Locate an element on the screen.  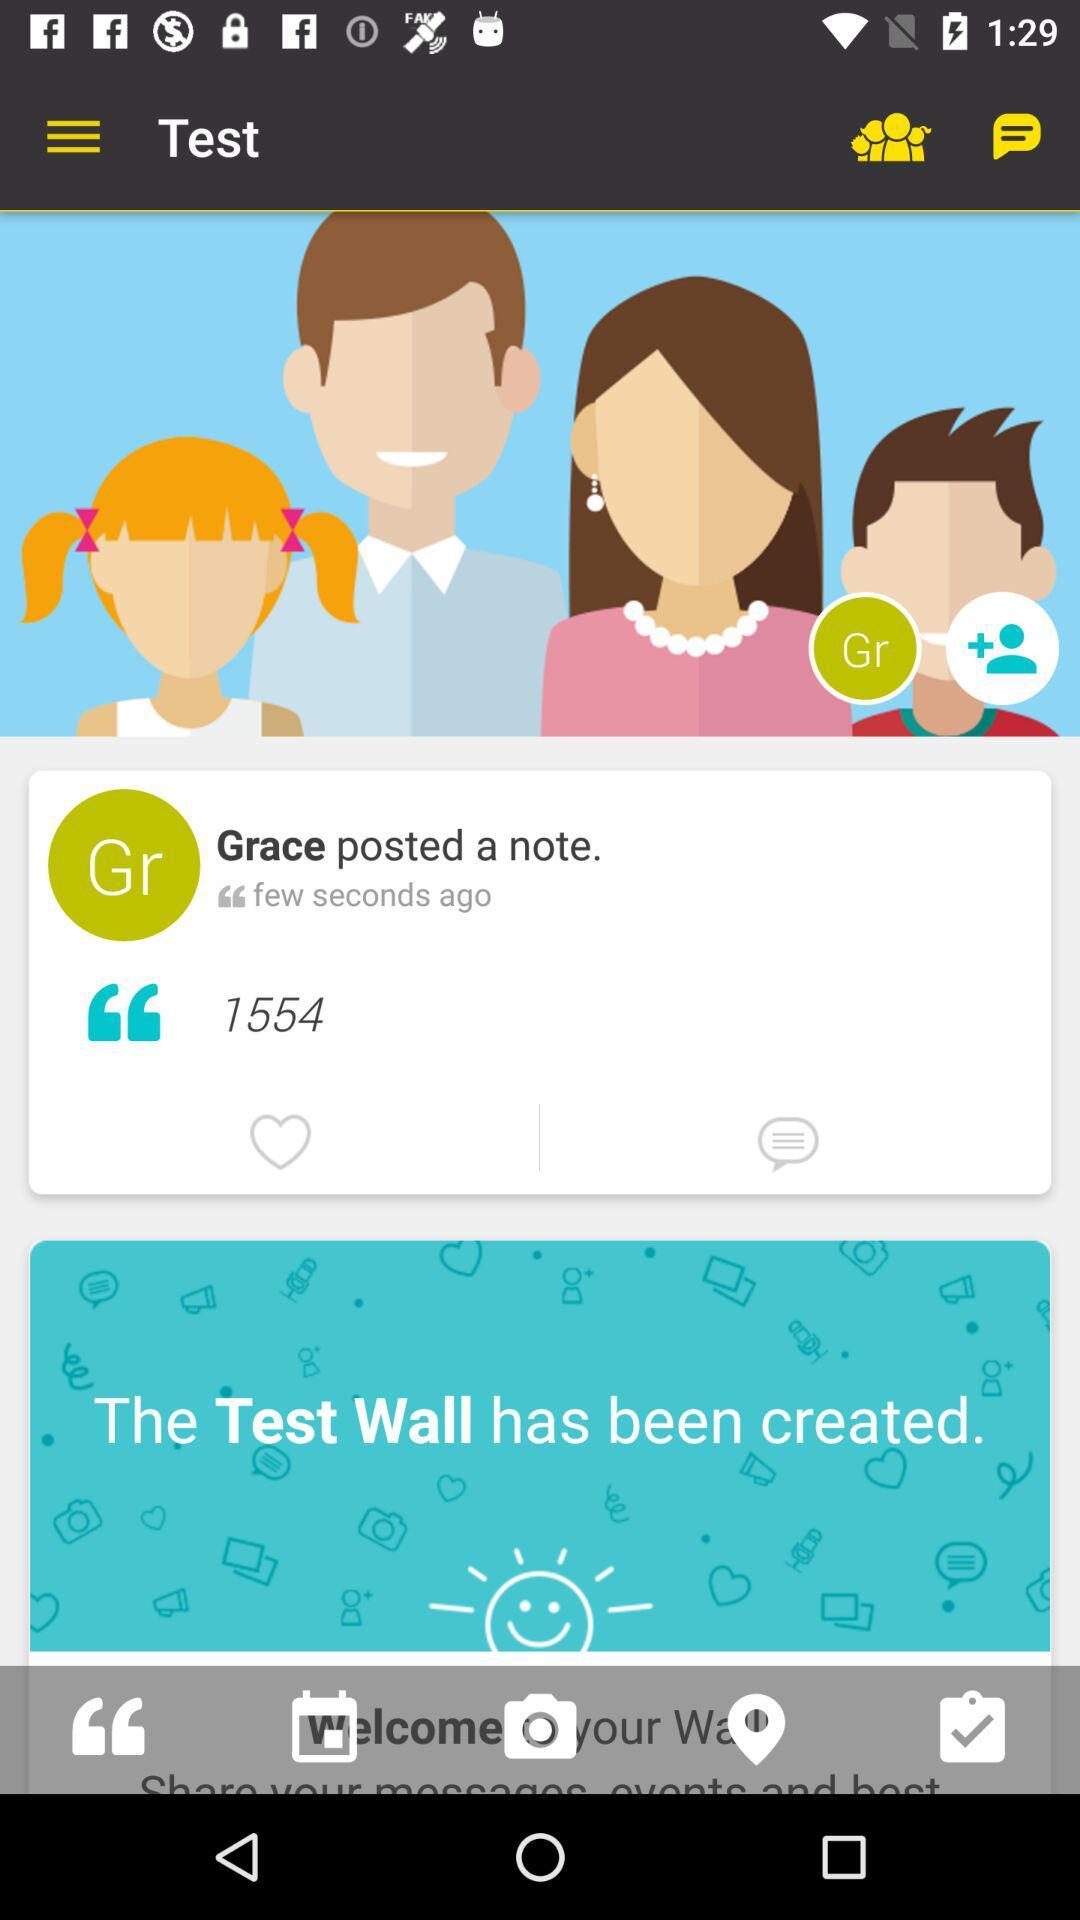
item to the left of the test app is located at coordinates (72, 135).